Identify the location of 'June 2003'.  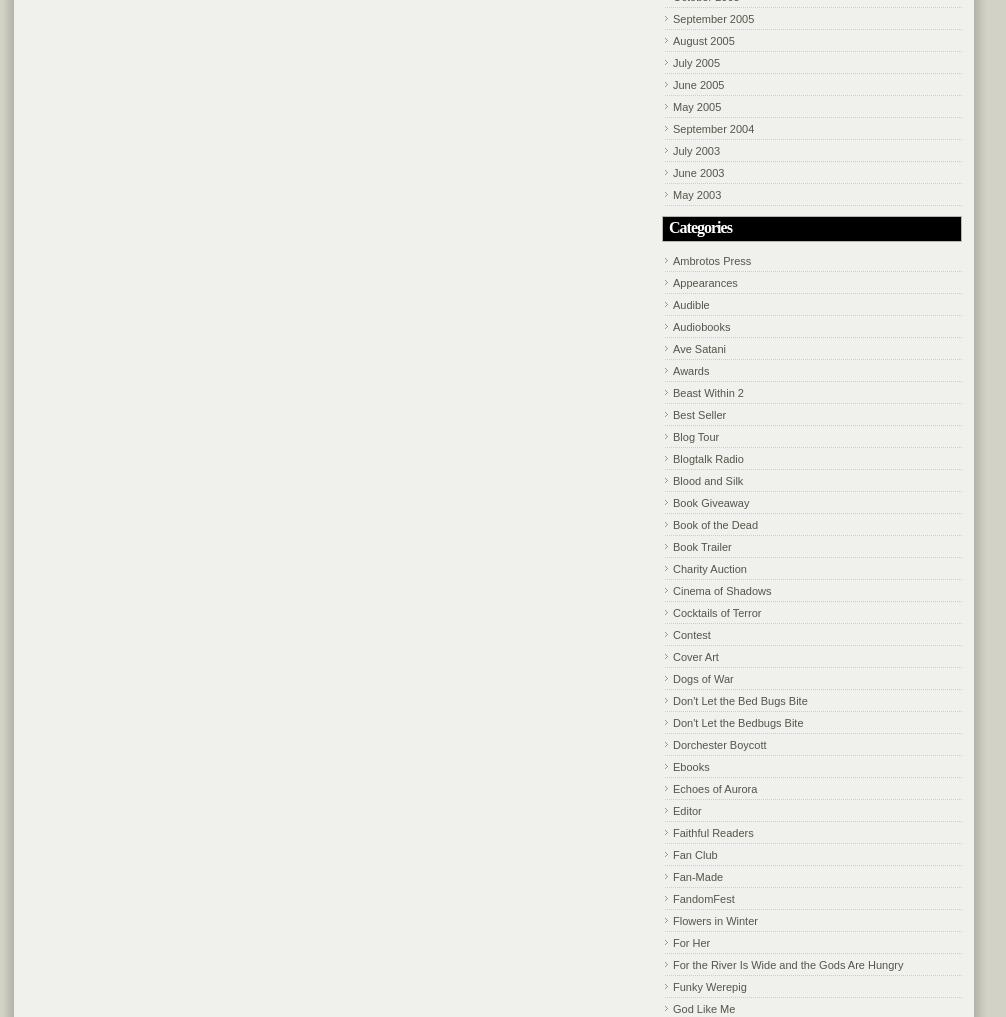
(673, 171).